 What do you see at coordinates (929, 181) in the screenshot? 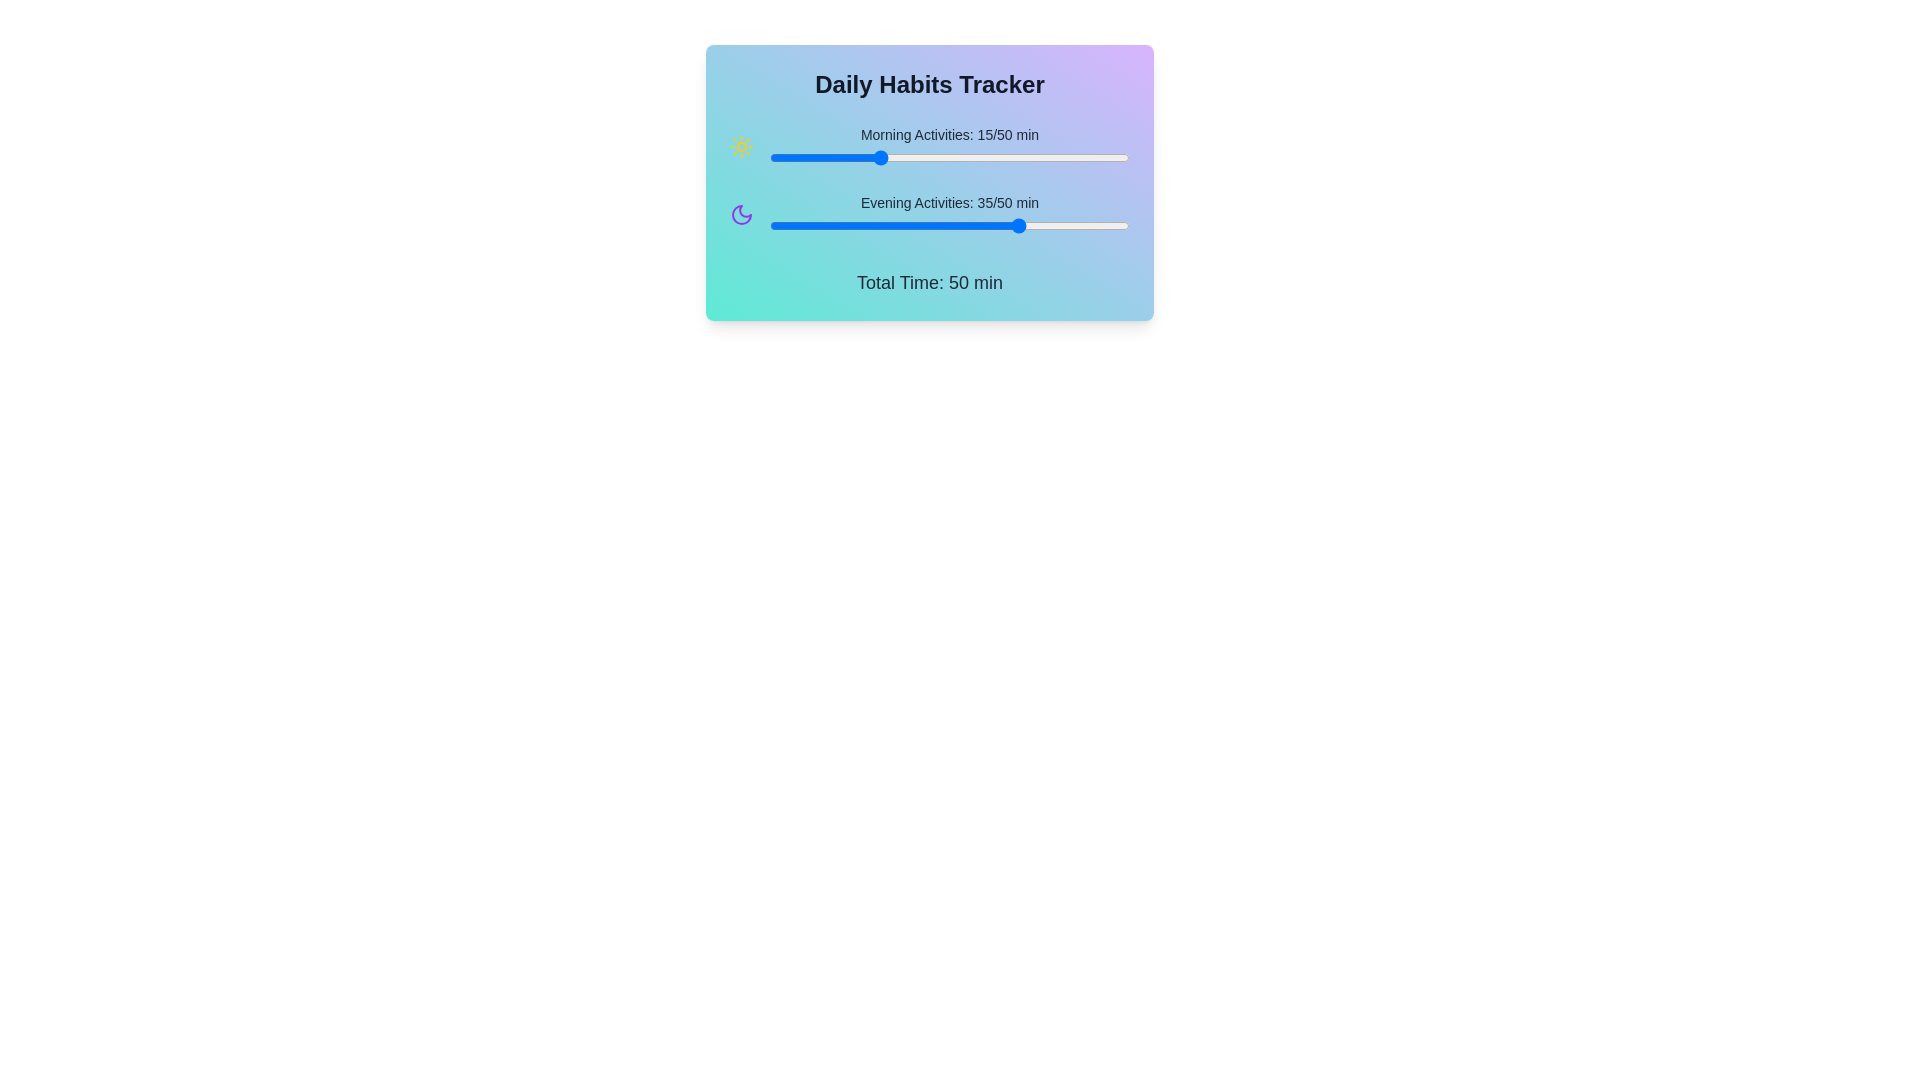
I see `the adjustable progress bars located within the 'Daily Habits Tracker' card, which visually tracks morning and evening activities` at bounding box center [929, 181].